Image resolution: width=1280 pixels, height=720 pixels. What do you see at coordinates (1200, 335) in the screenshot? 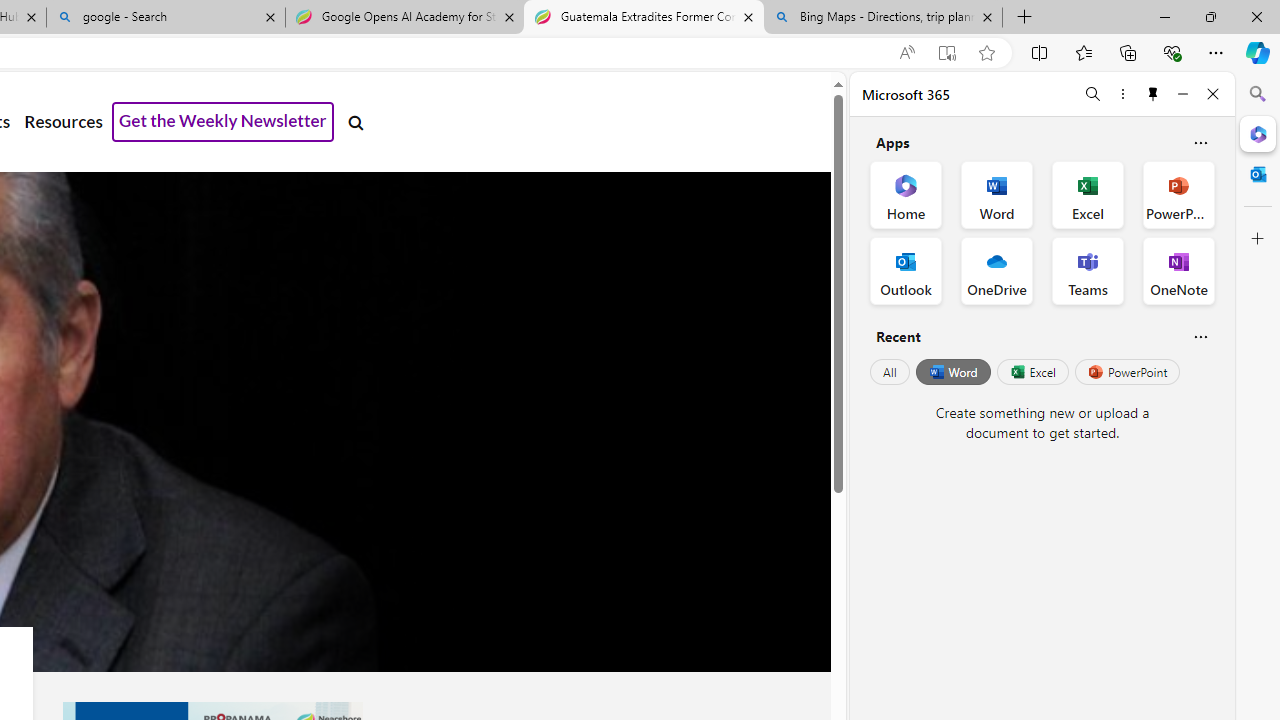
I see `'Is this helpful?'` at bounding box center [1200, 335].